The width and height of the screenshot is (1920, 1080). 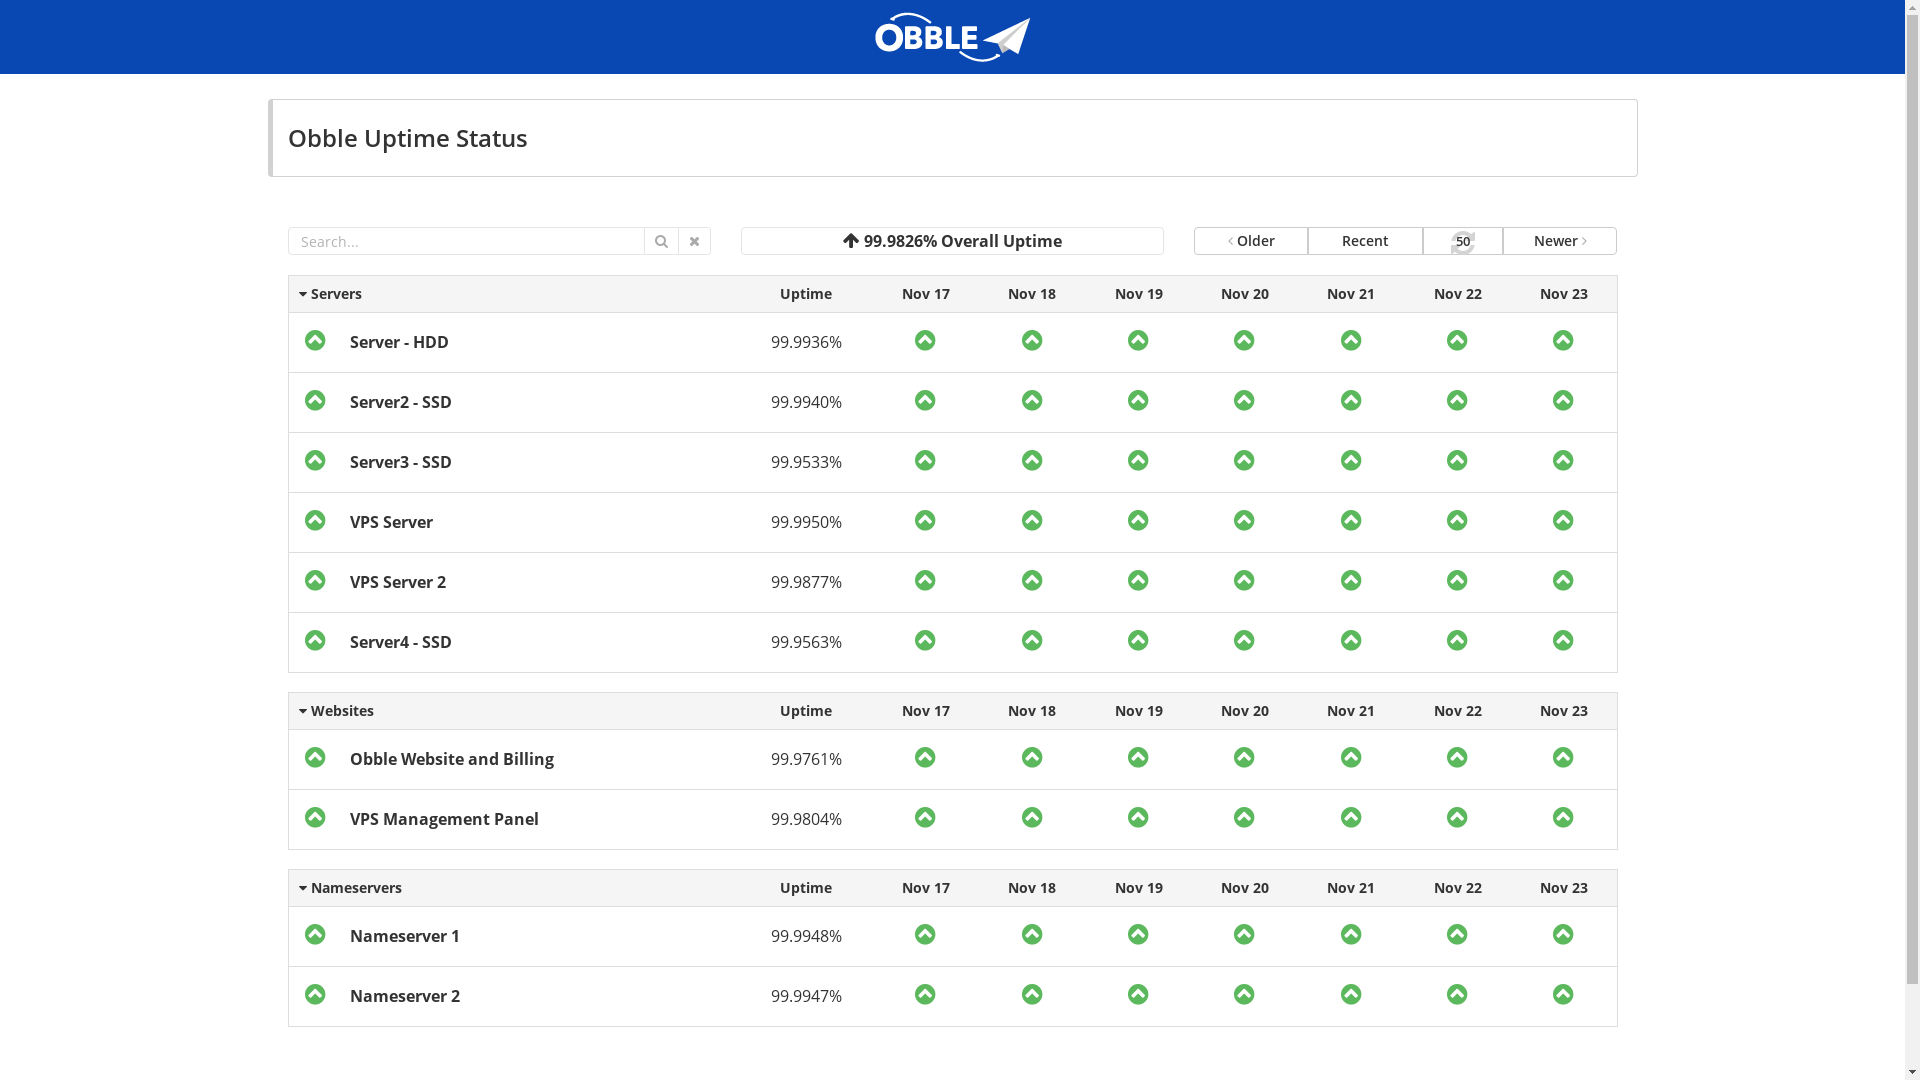 What do you see at coordinates (806, 520) in the screenshot?
I see `'99.9950%'` at bounding box center [806, 520].